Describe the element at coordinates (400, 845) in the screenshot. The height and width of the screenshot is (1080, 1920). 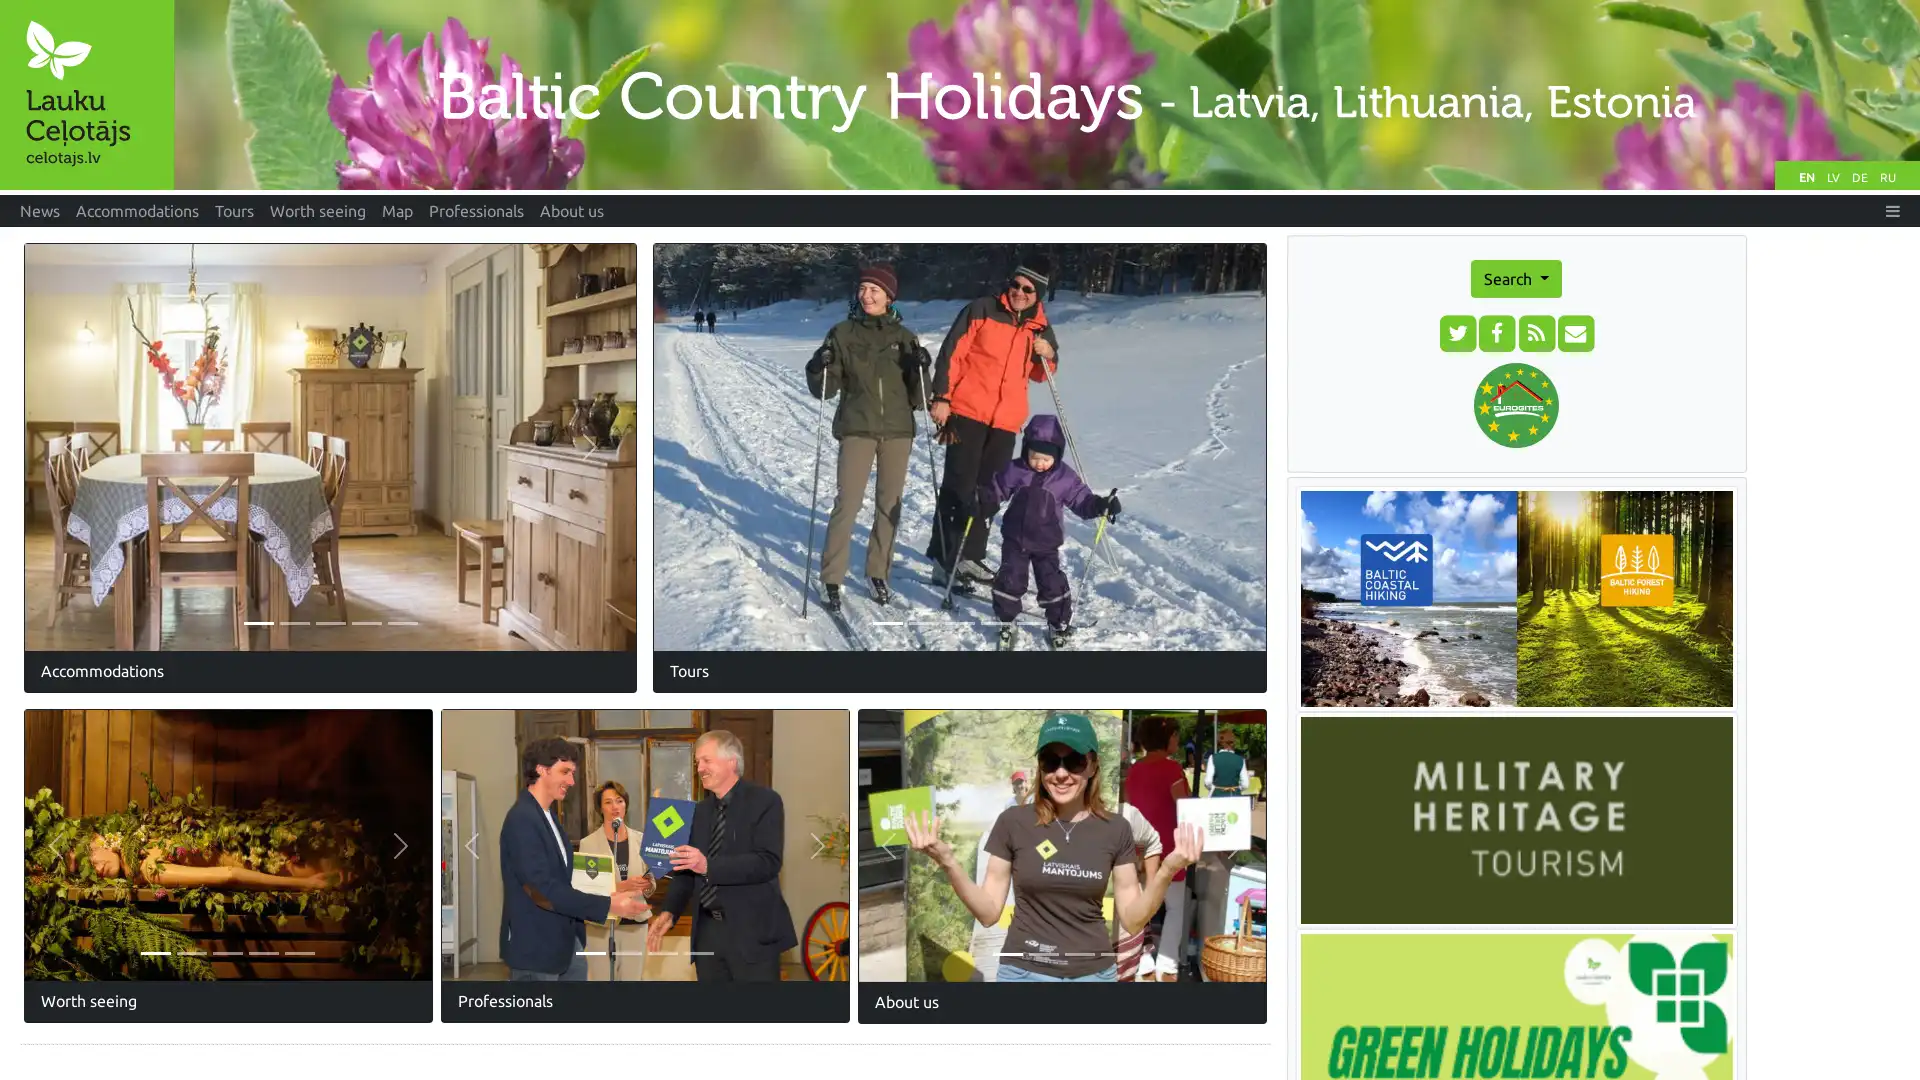
I see `Next` at that location.